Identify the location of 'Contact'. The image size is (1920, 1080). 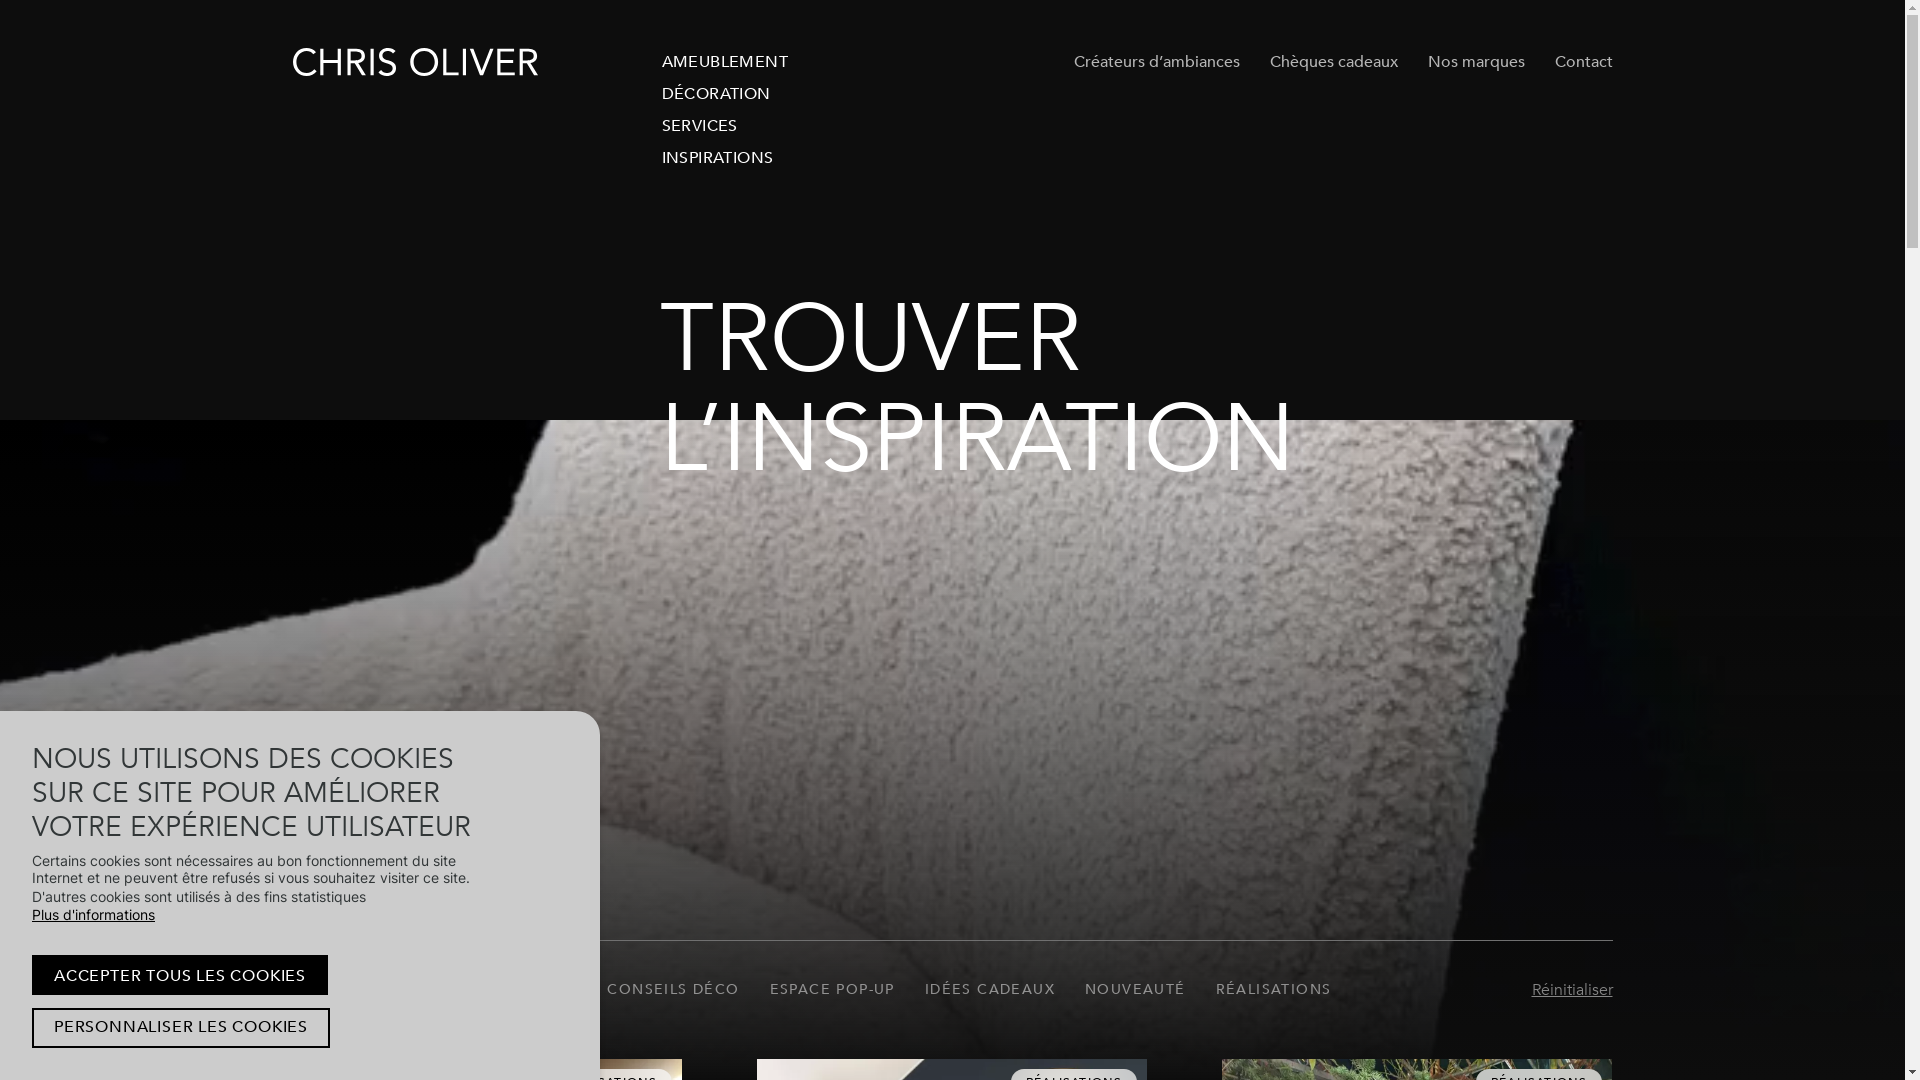
(1553, 60).